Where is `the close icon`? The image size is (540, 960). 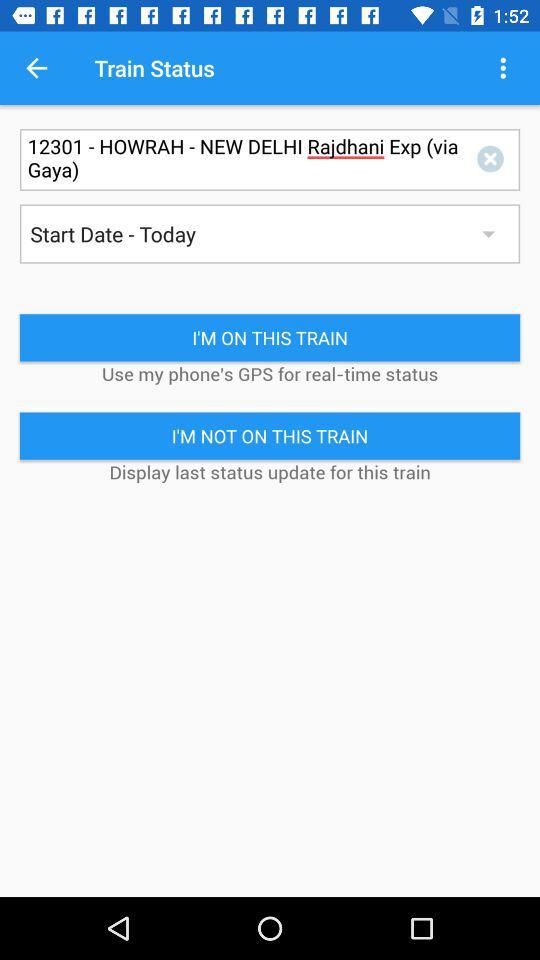
the close icon is located at coordinates (493, 158).